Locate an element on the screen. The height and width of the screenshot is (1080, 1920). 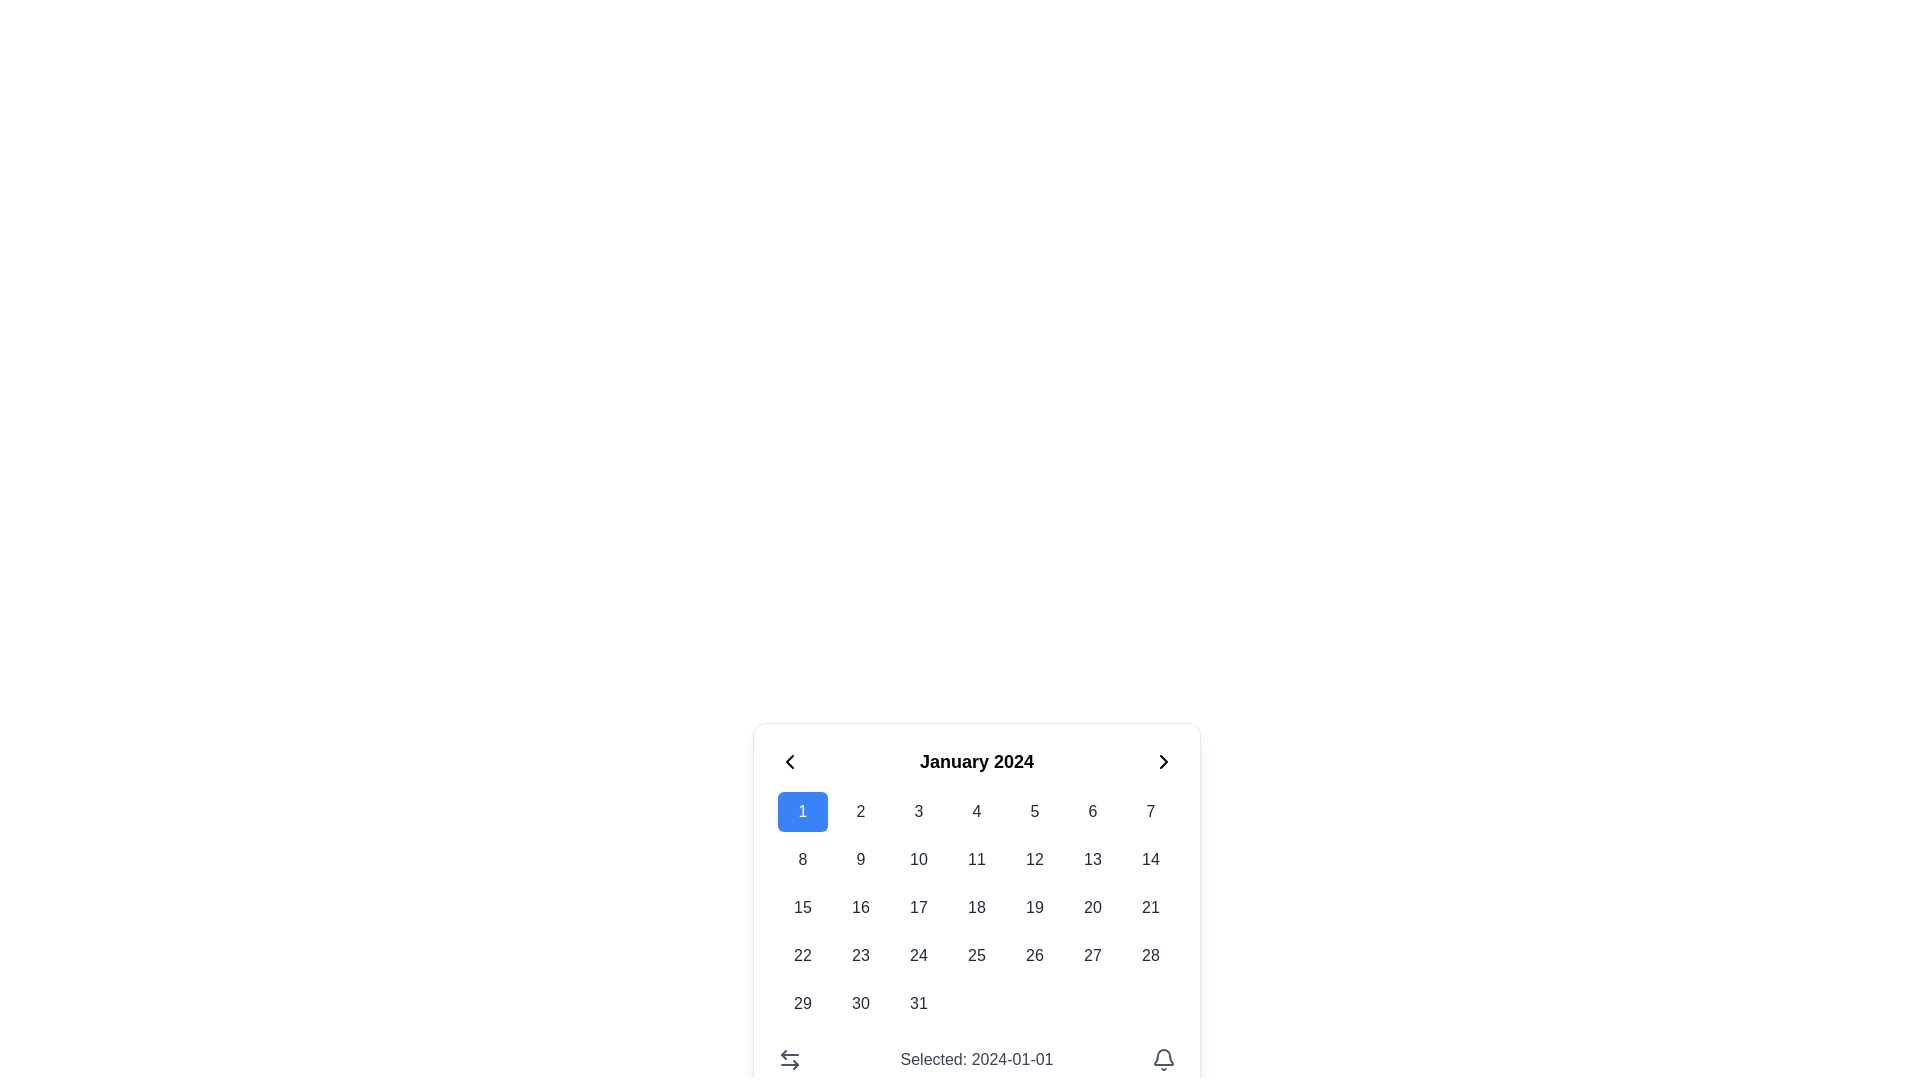
the button-like date tile displaying the number '3' in the January 2024 calendar grid is located at coordinates (917, 812).